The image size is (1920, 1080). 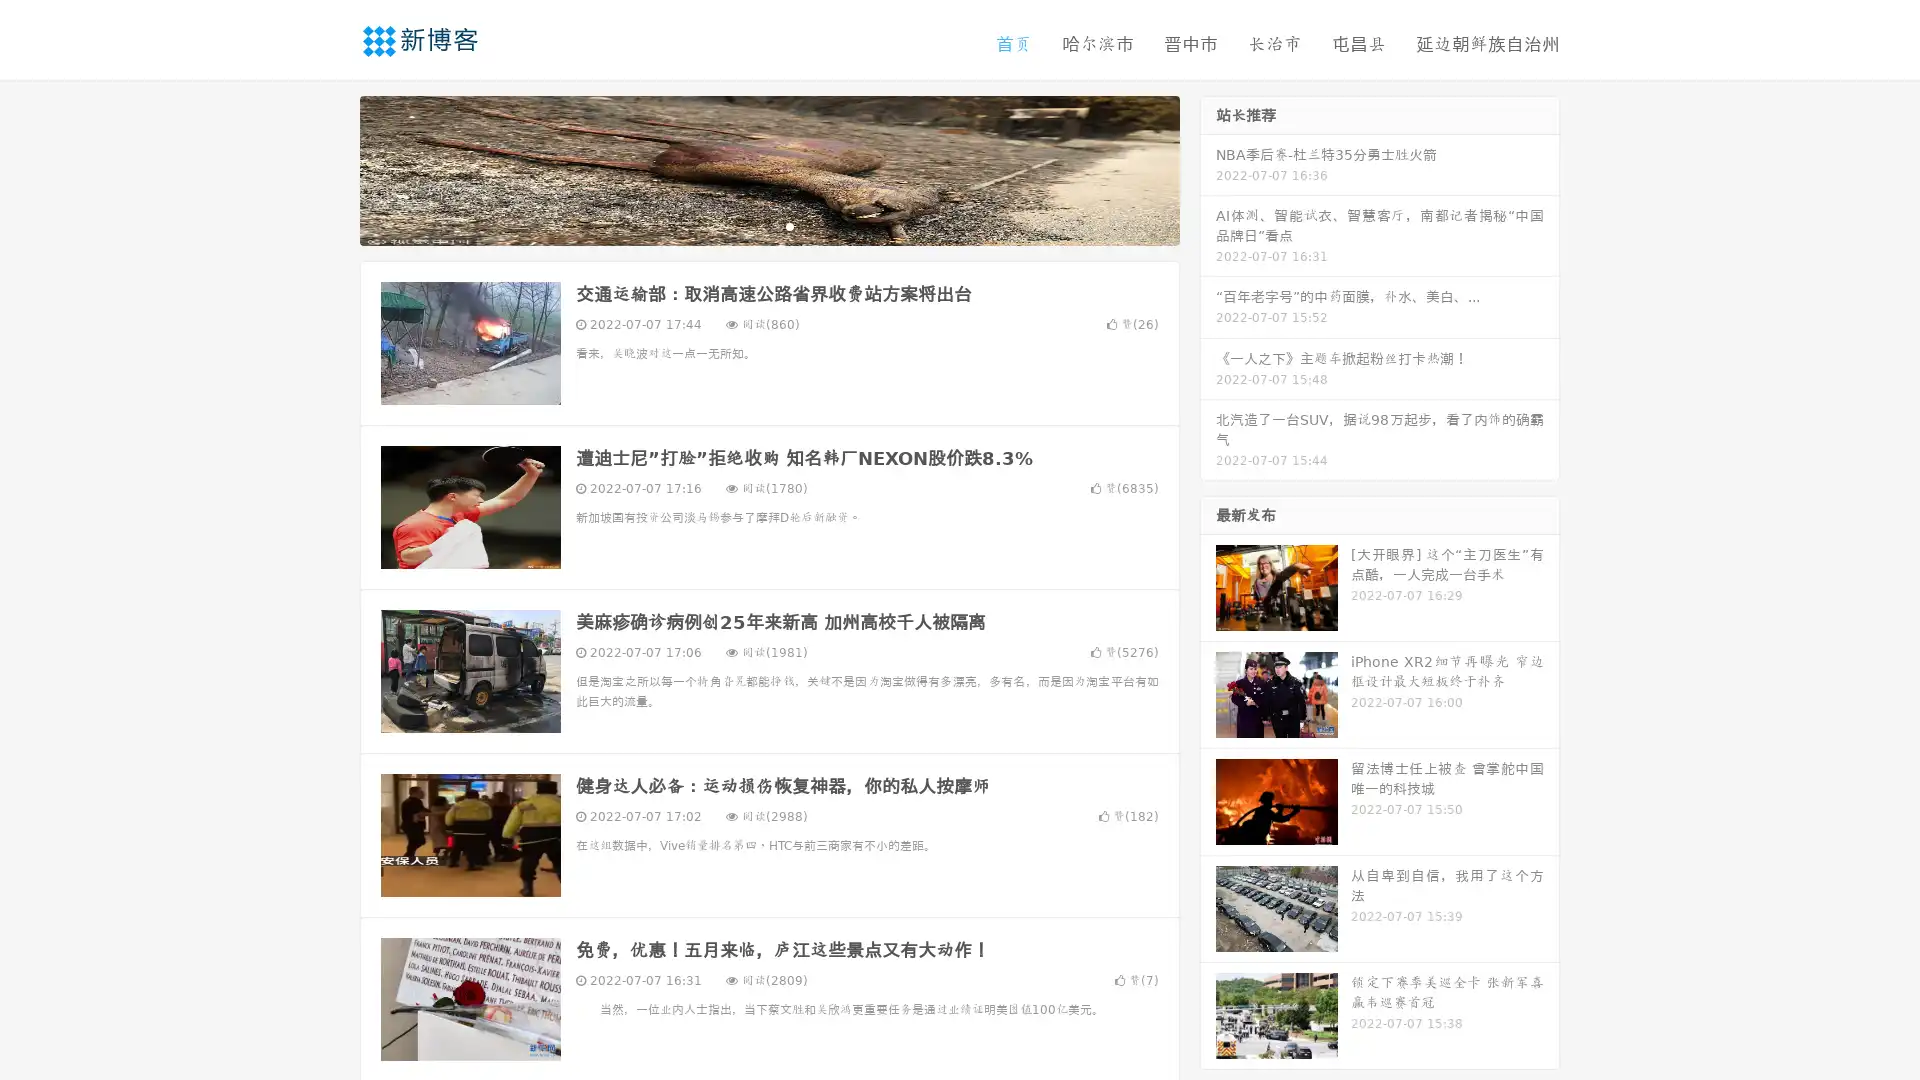 What do you see at coordinates (789, 225) in the screenshot?
I see `Go to slide 3` at bounding box center [789, 225].